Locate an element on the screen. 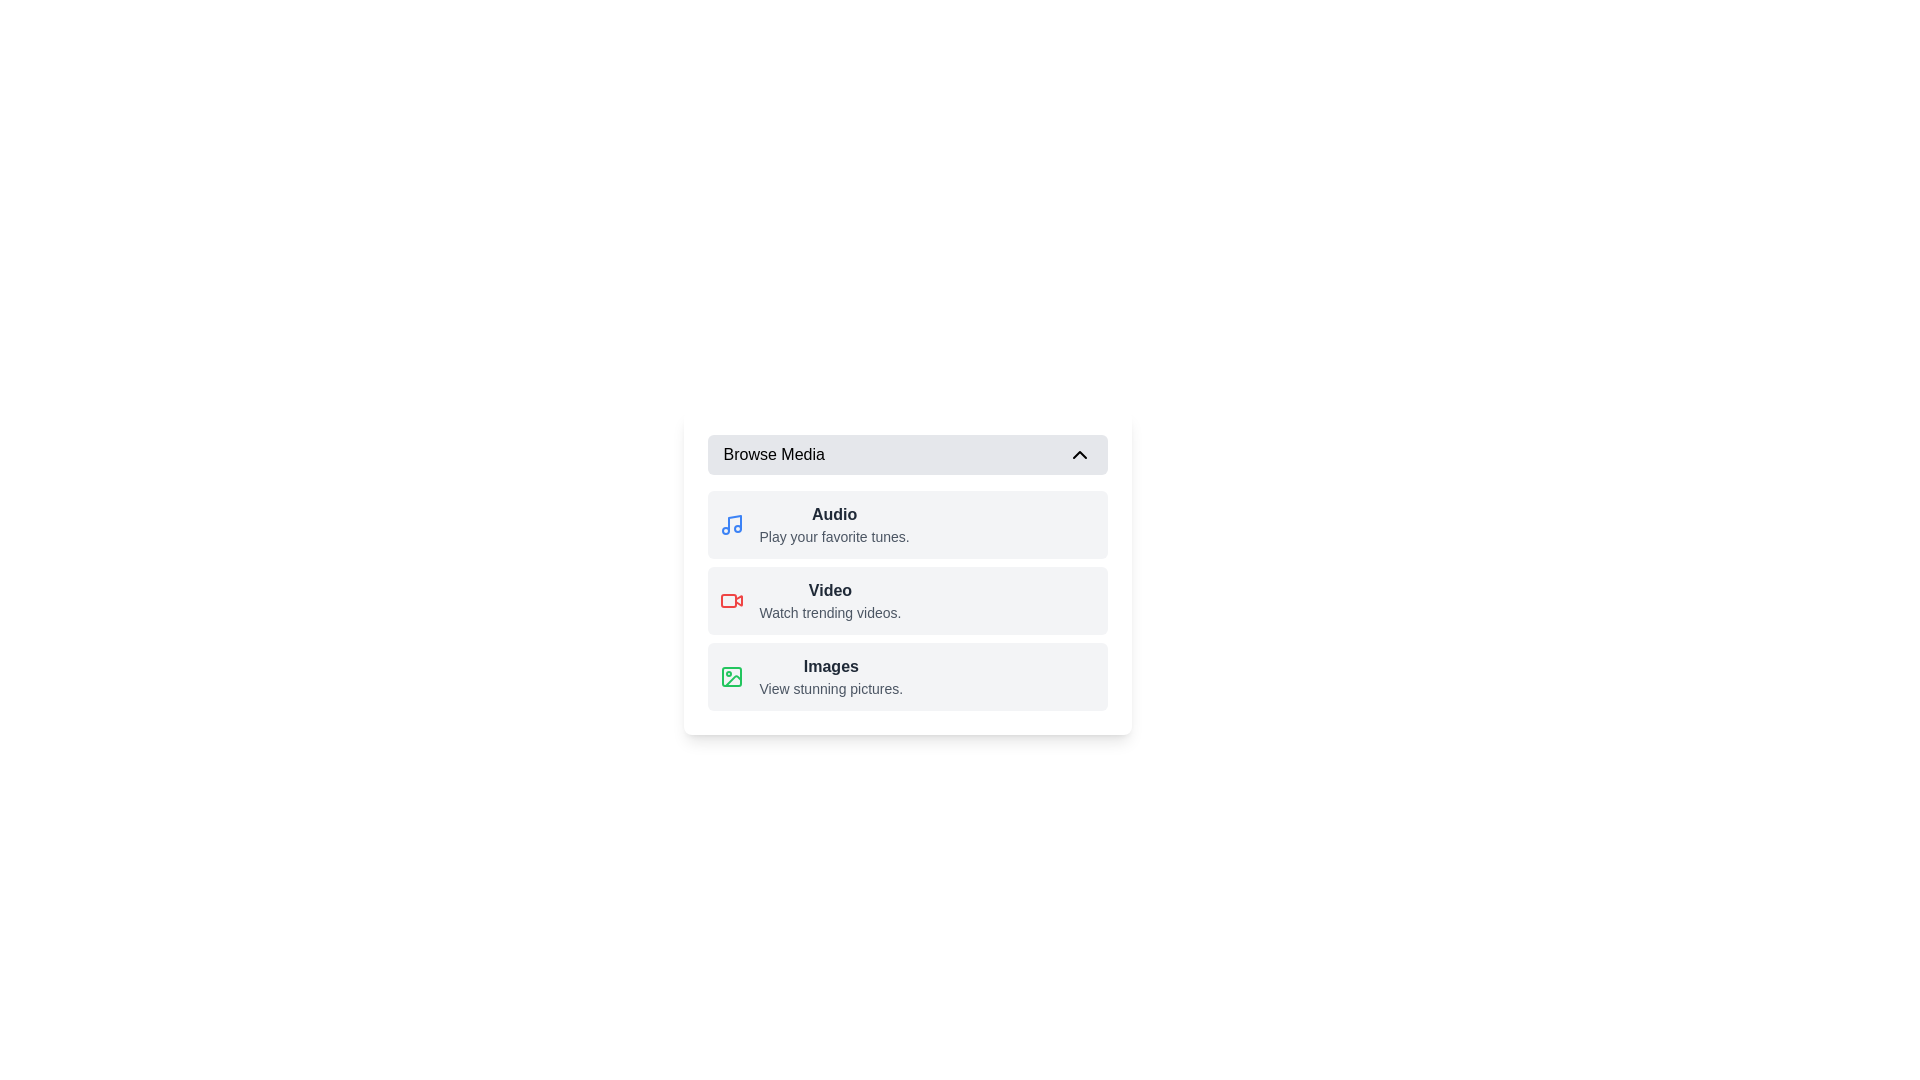  the music note icon within the 'Audio' section, which signifies music-related content or functionality is located at coordinates (733, 522).